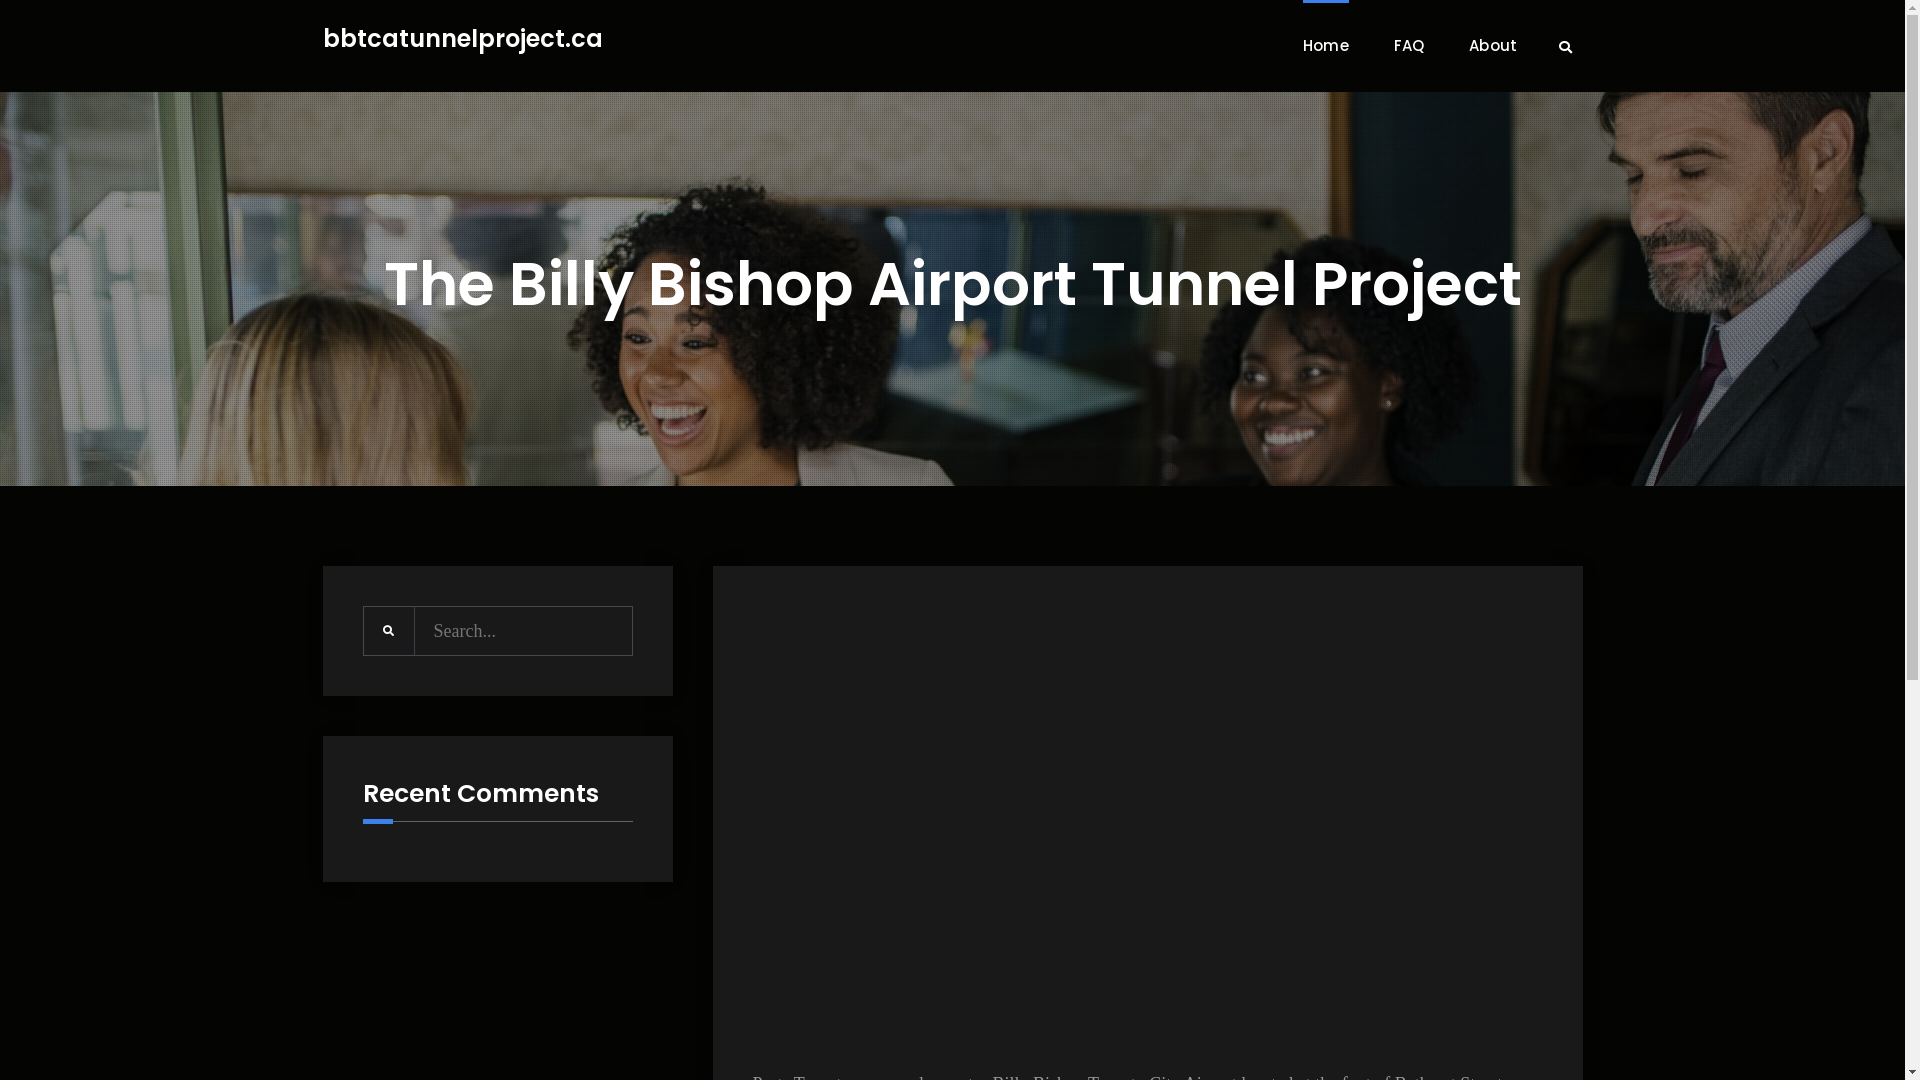 The image size is (1920, 1080). Describe the element at coordinates (1408, 45) in the screenshot. I see `'FAQ'` at that location.